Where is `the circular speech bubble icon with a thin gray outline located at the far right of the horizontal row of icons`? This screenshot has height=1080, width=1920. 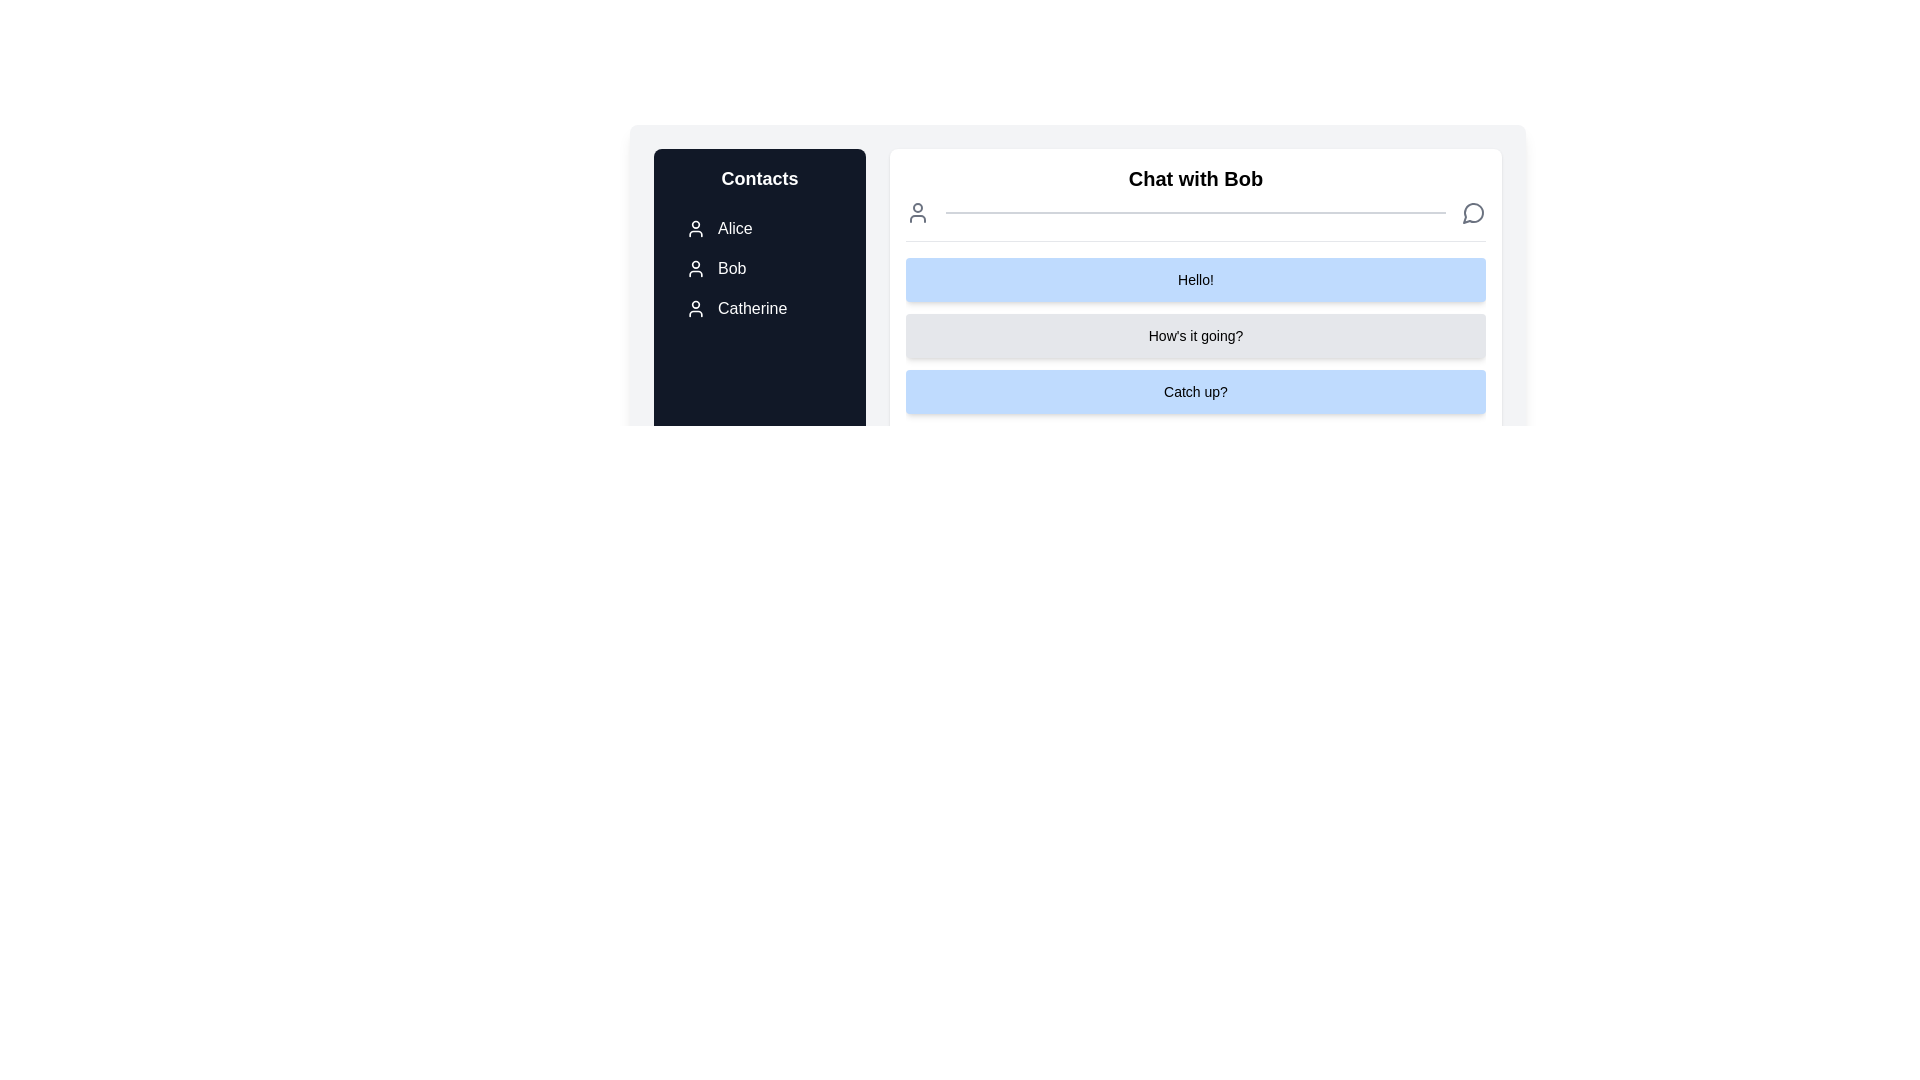 the circular speech bubble icon with a thin gray outline located at the far right of the horizontal row of icons is located at coordinates (1473, 212).